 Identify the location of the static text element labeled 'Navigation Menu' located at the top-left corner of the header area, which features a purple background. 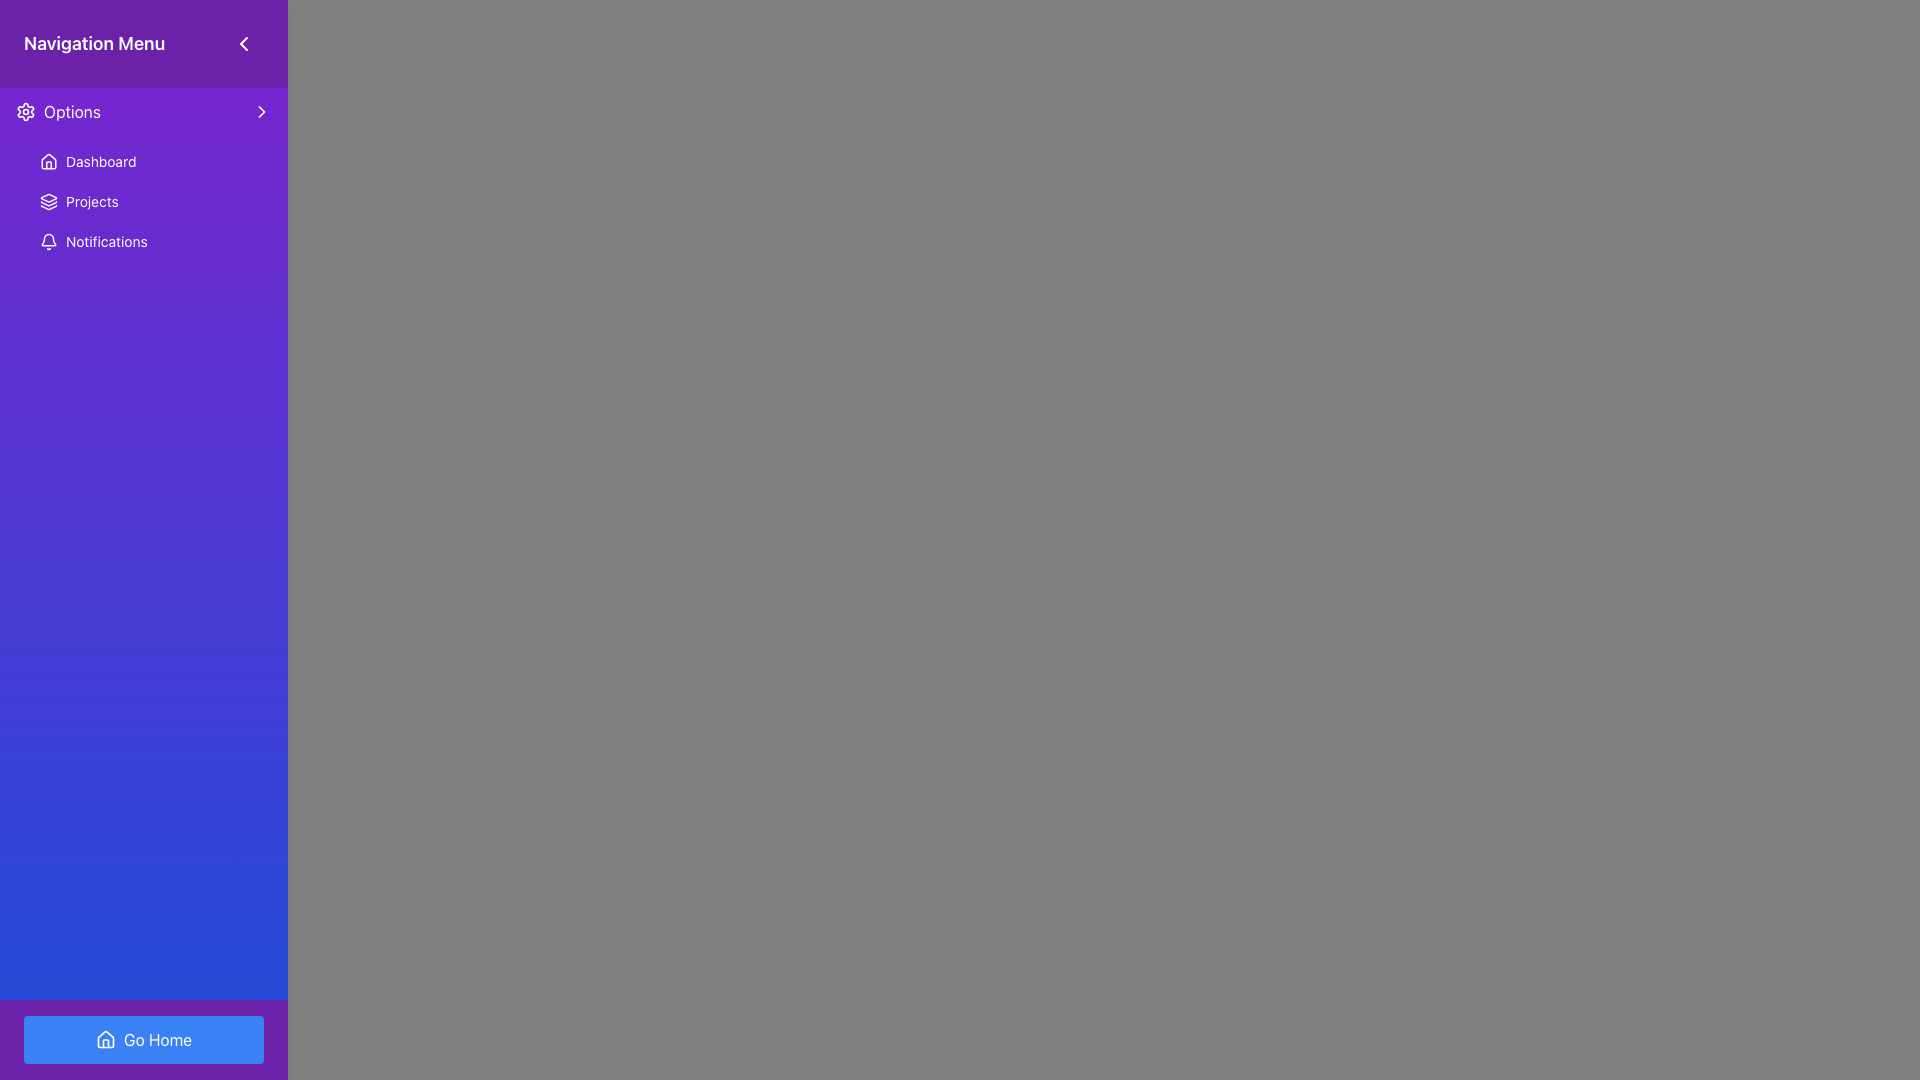
(93, 43).